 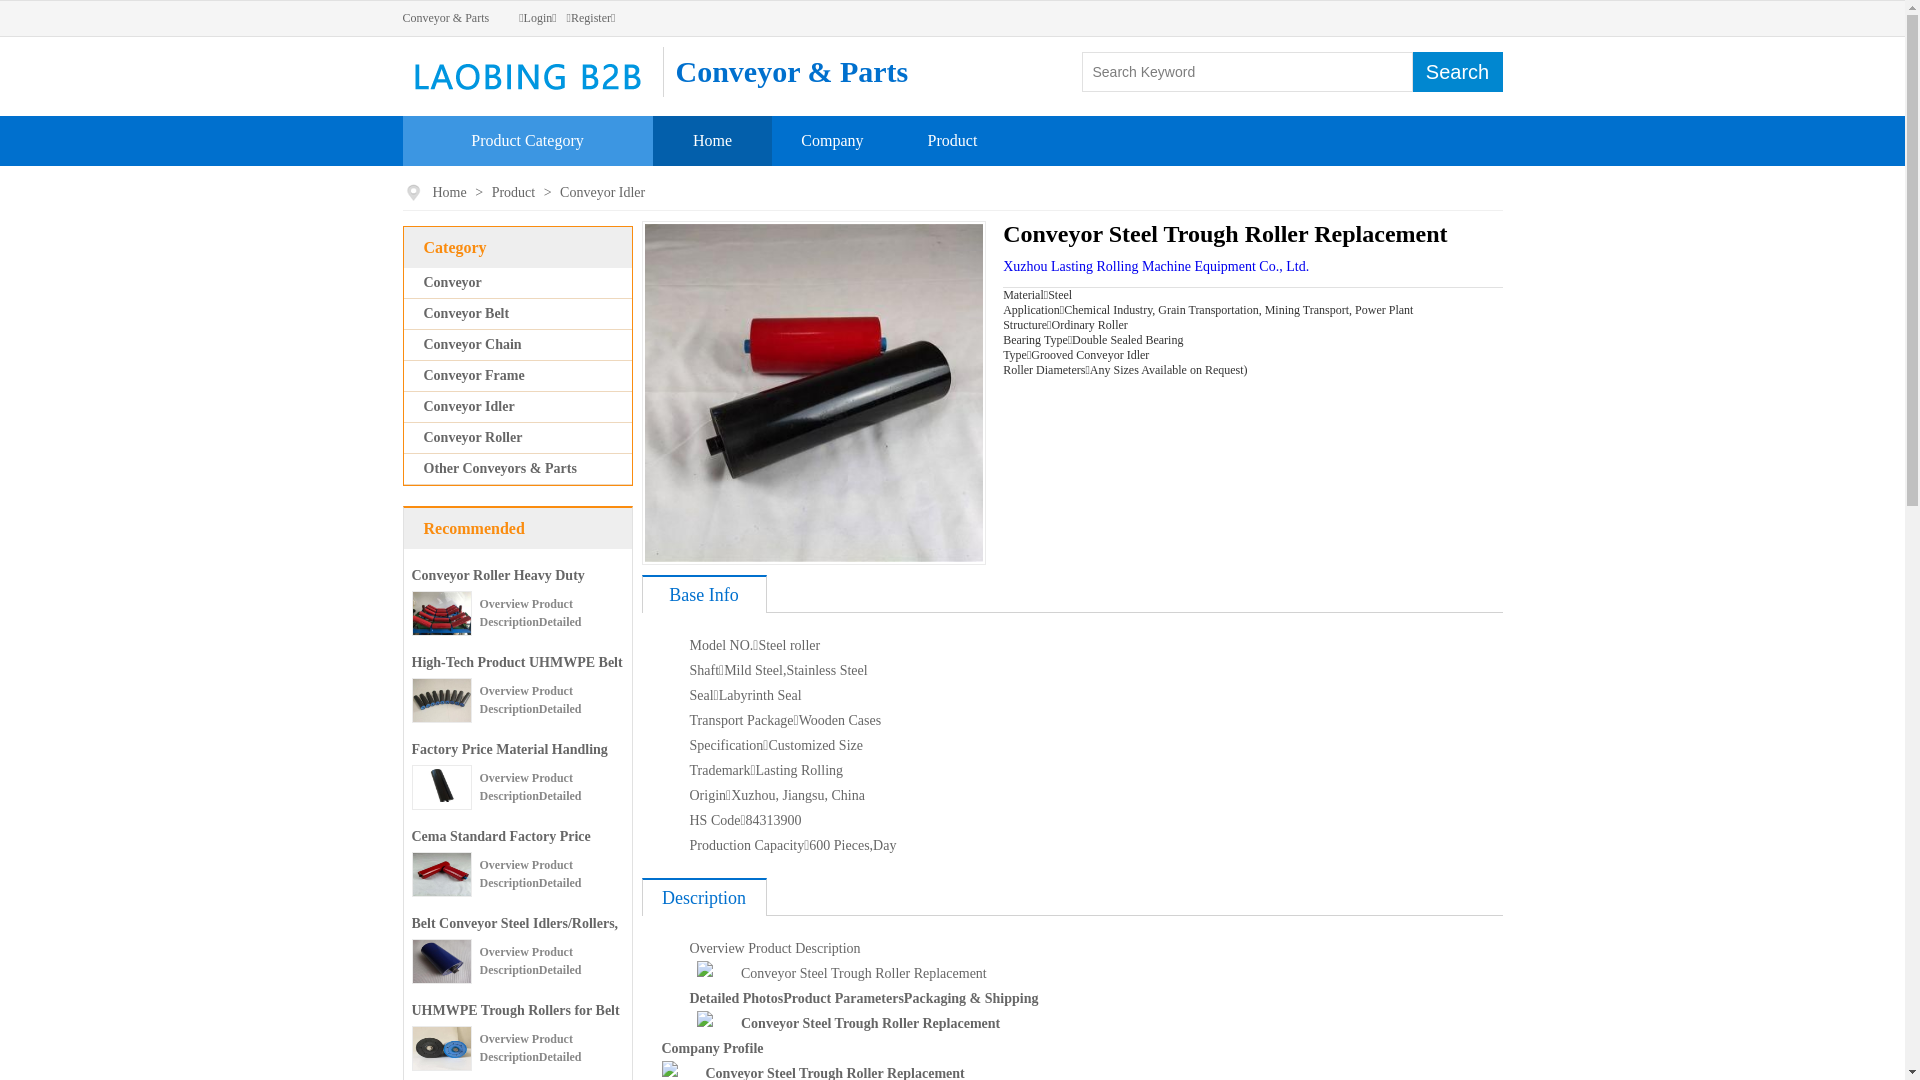 I want to click on 'Conveyor Idler', so click(x=422, y=405).